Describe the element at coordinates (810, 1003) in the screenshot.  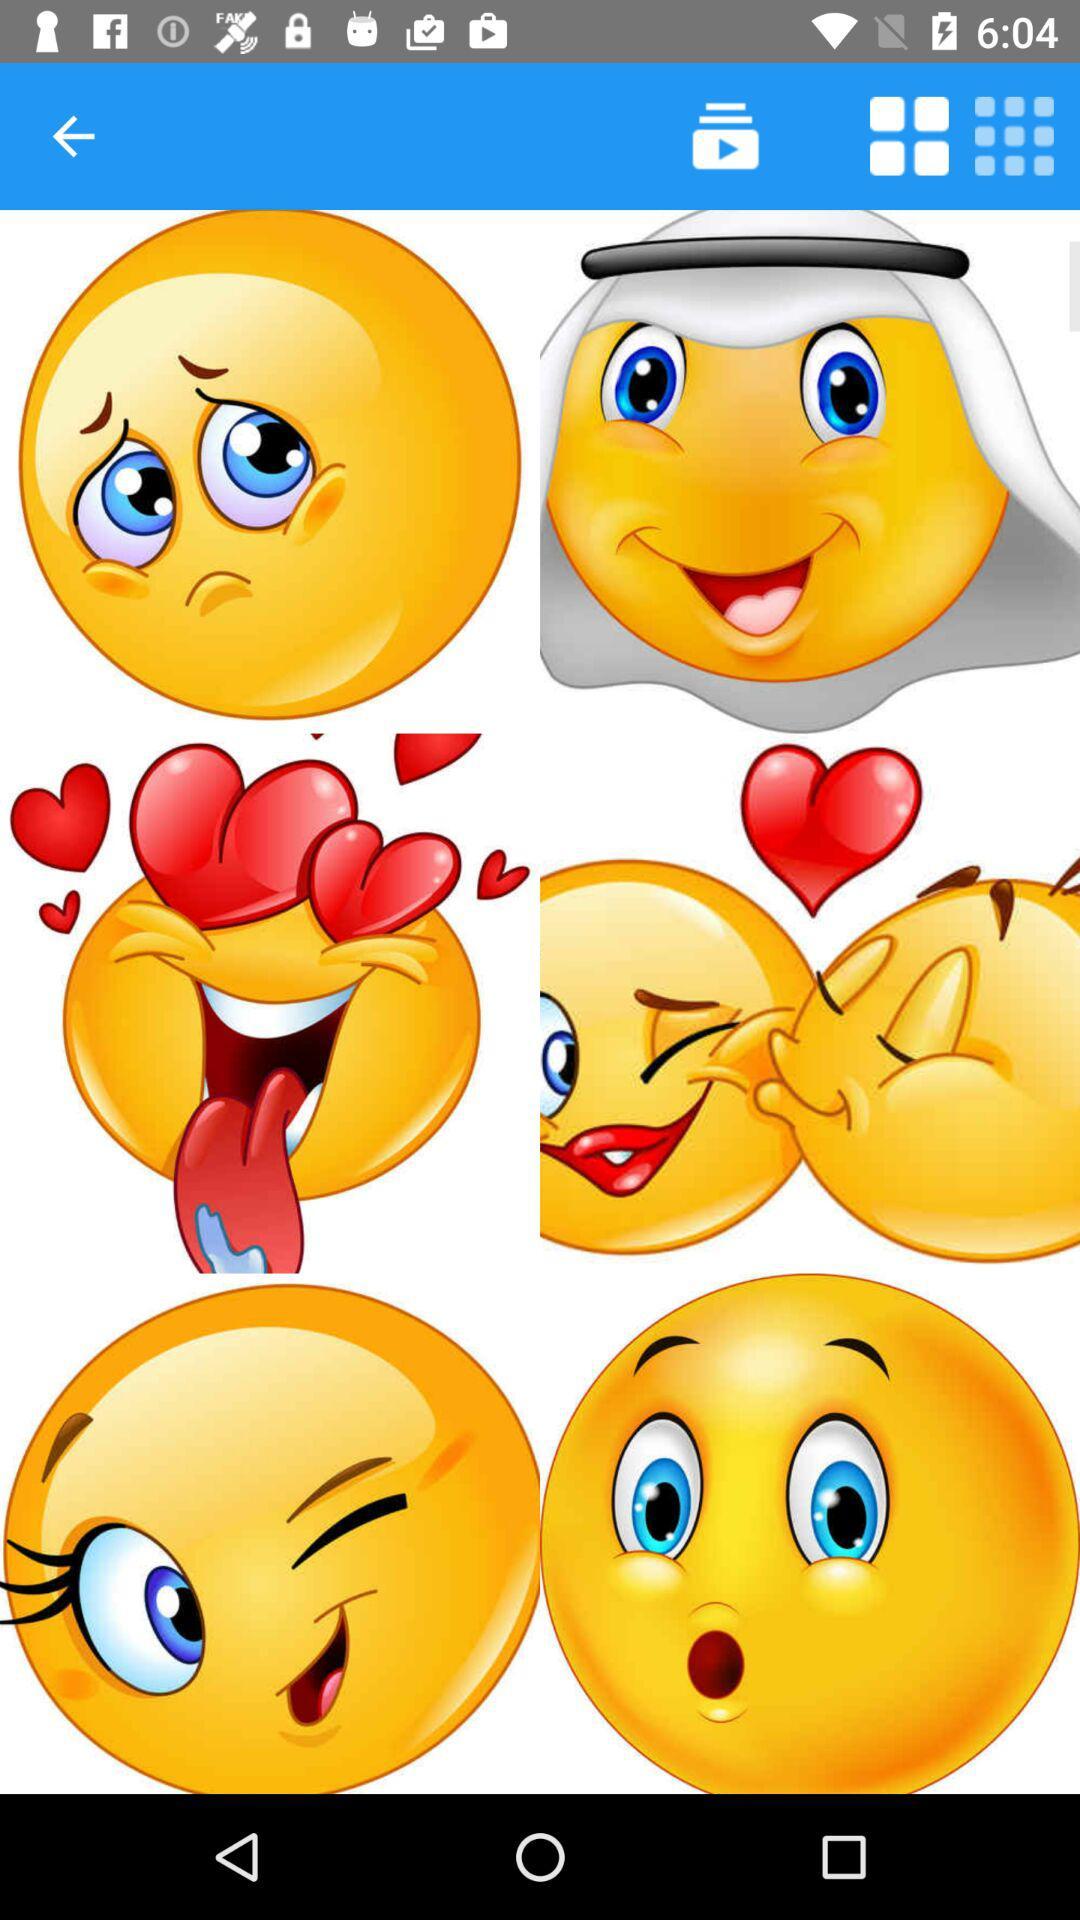
I see `picture of kissing emojis` at that location.